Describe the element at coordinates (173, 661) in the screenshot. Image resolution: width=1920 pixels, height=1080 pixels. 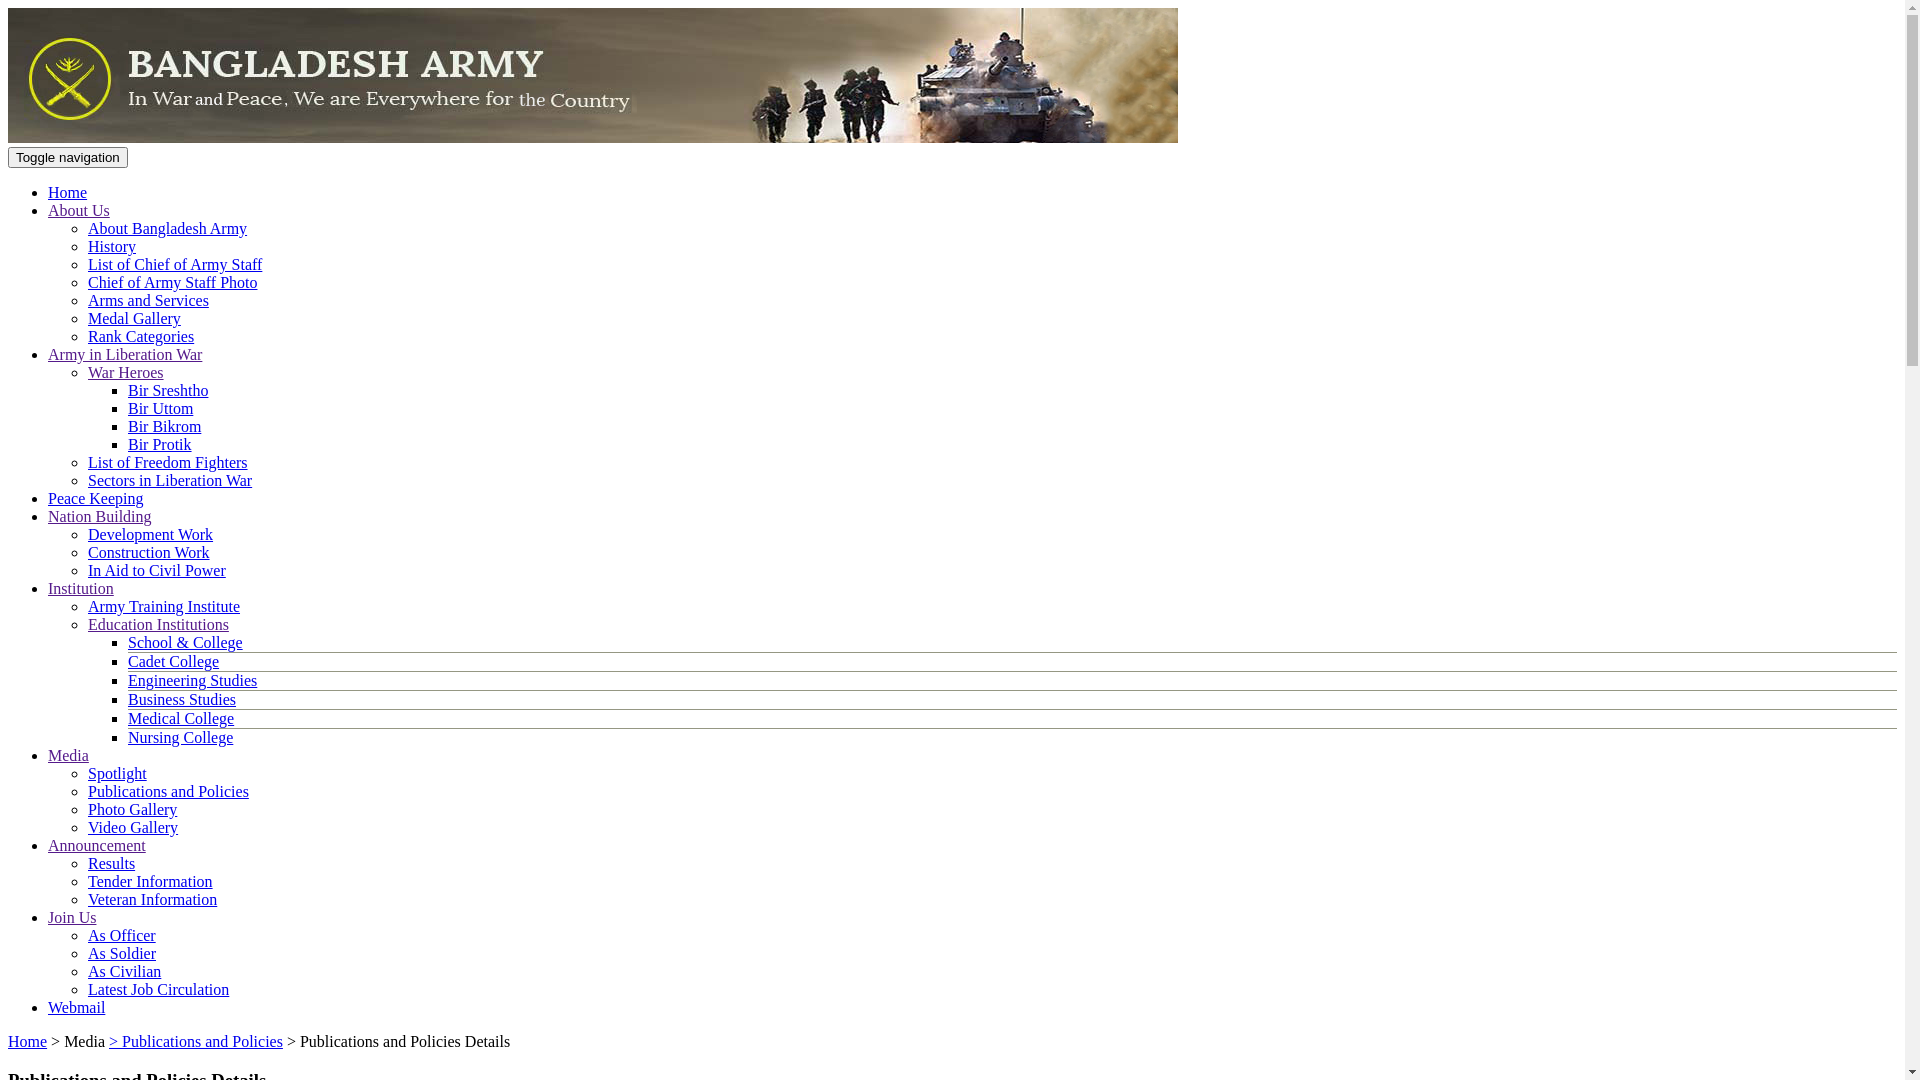
I see `'Cadet College'` at that location.